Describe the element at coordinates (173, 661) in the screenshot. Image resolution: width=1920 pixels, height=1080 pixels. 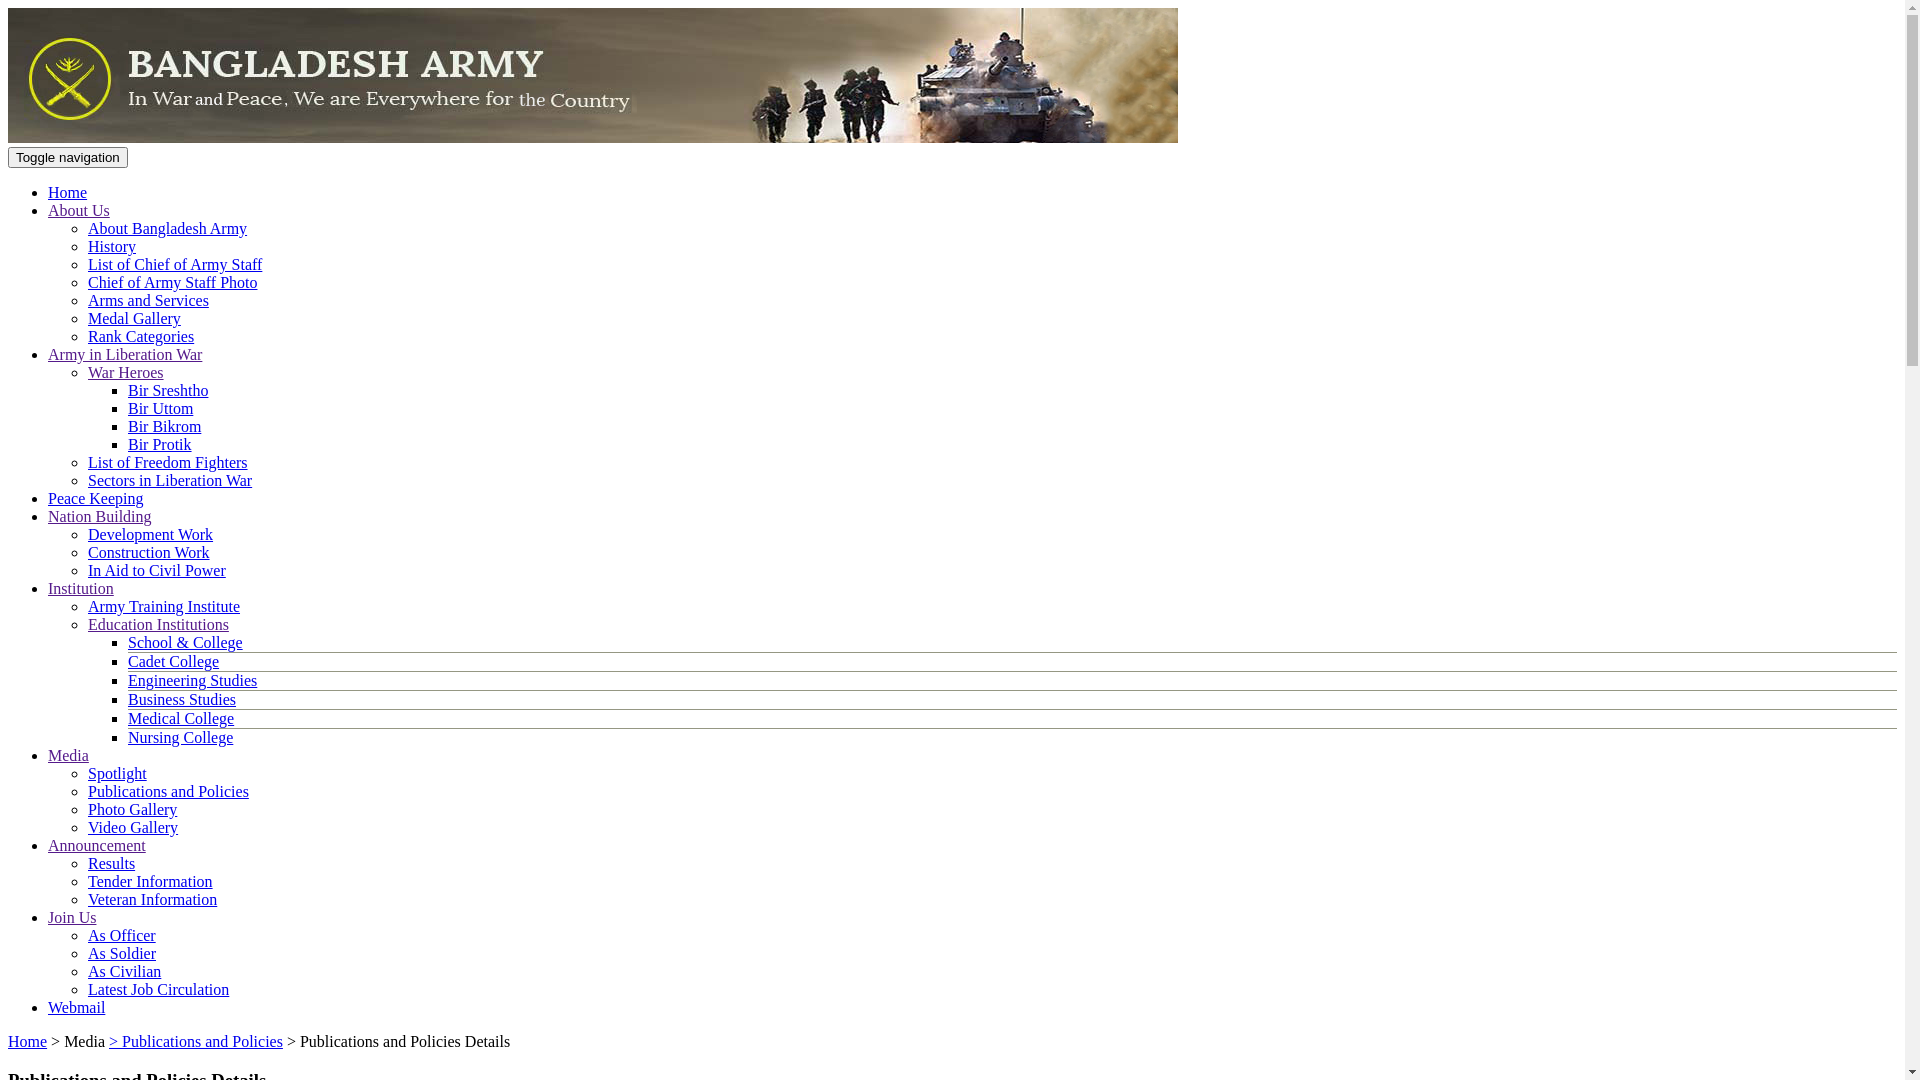
I see `'Cadet College'` at that location.